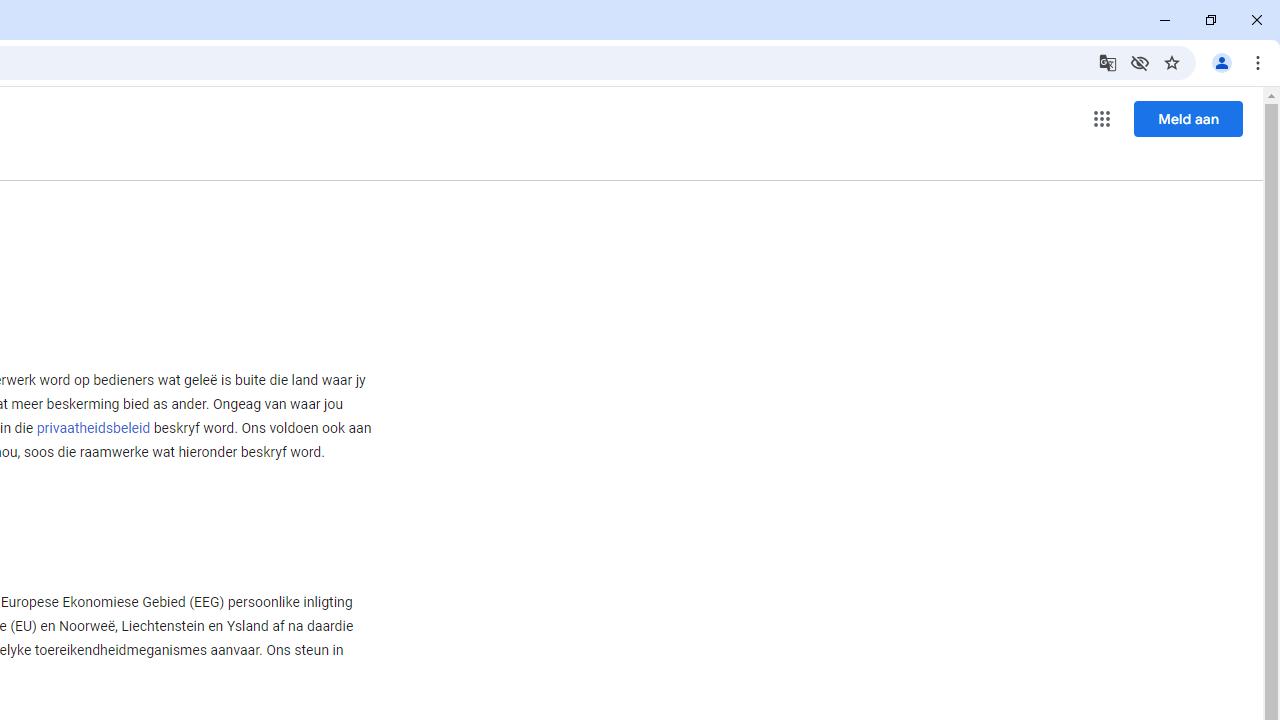 Image resolution: width=1280 pixels, height=720 pixels. I want to click on 'Translate this page', so click(1106, 61).